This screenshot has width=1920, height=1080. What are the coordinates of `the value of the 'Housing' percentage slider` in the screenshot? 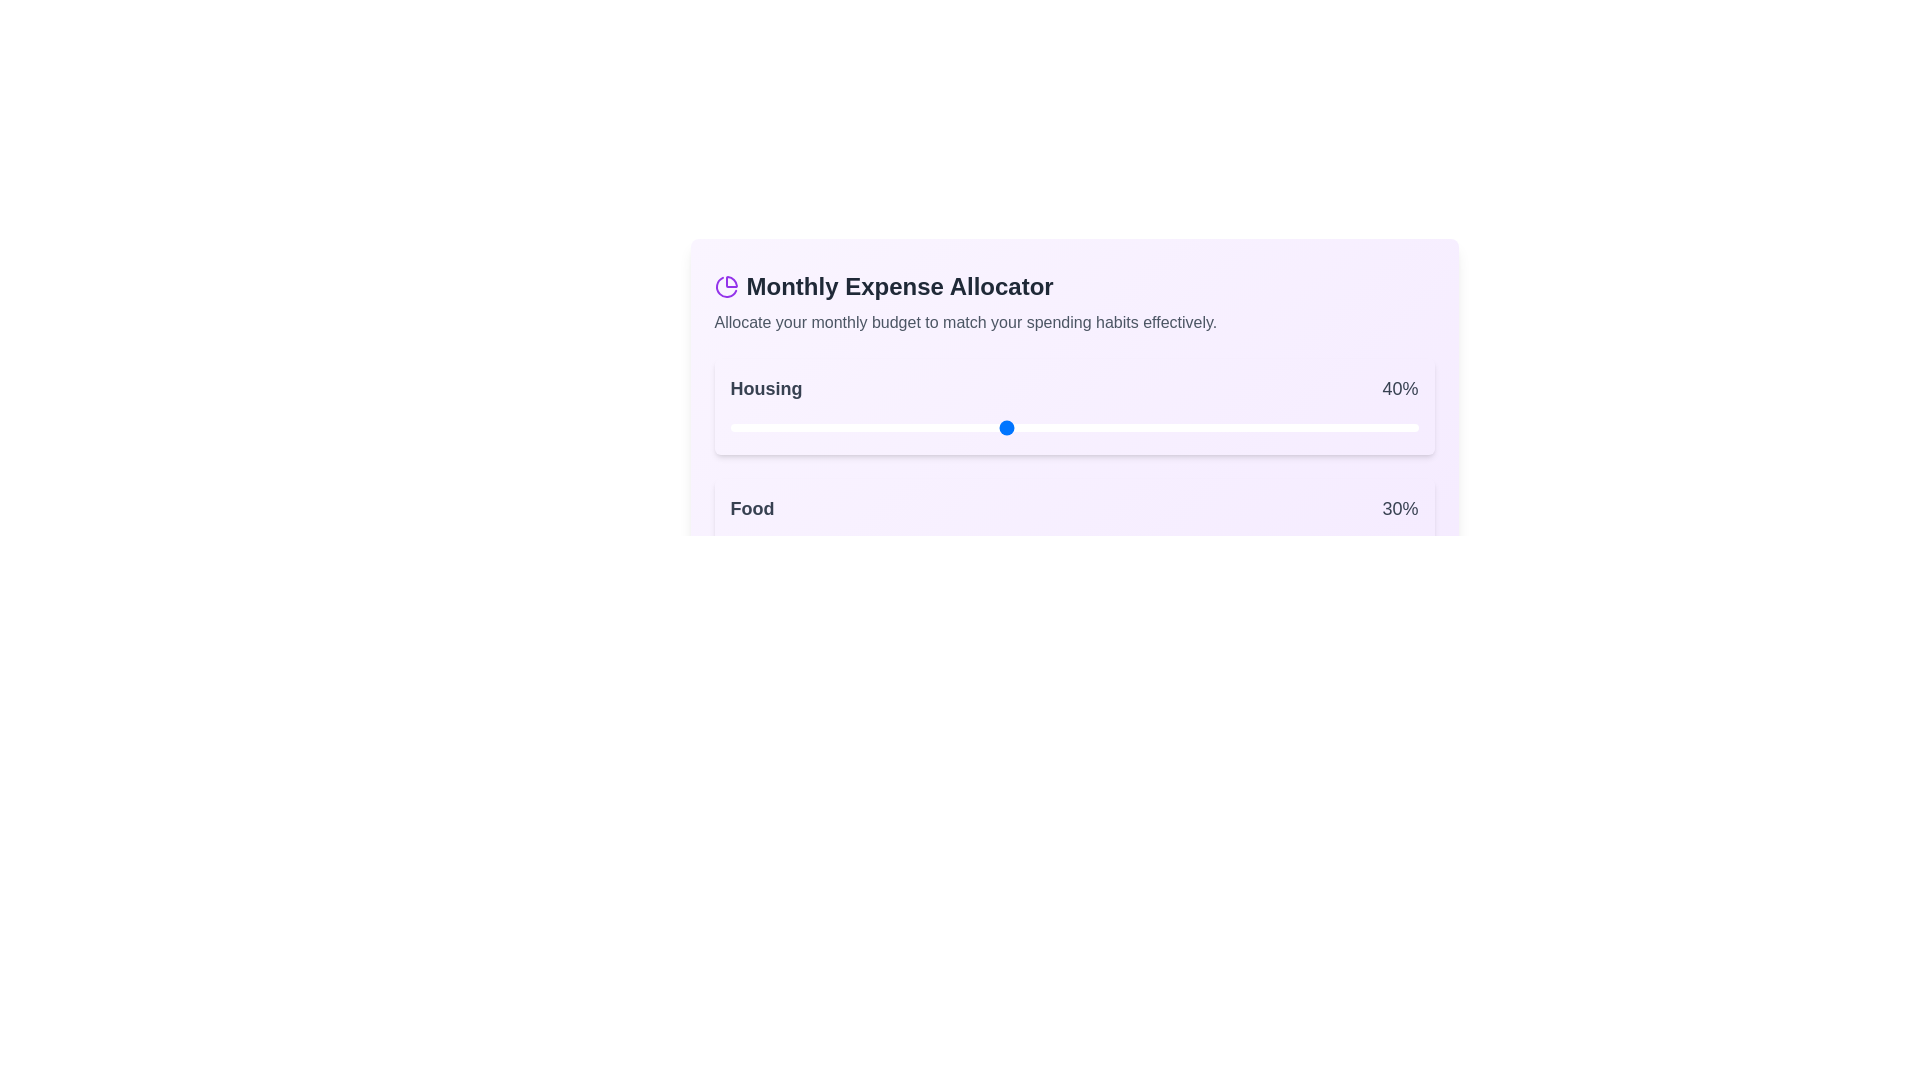 It's located at (820, 427).